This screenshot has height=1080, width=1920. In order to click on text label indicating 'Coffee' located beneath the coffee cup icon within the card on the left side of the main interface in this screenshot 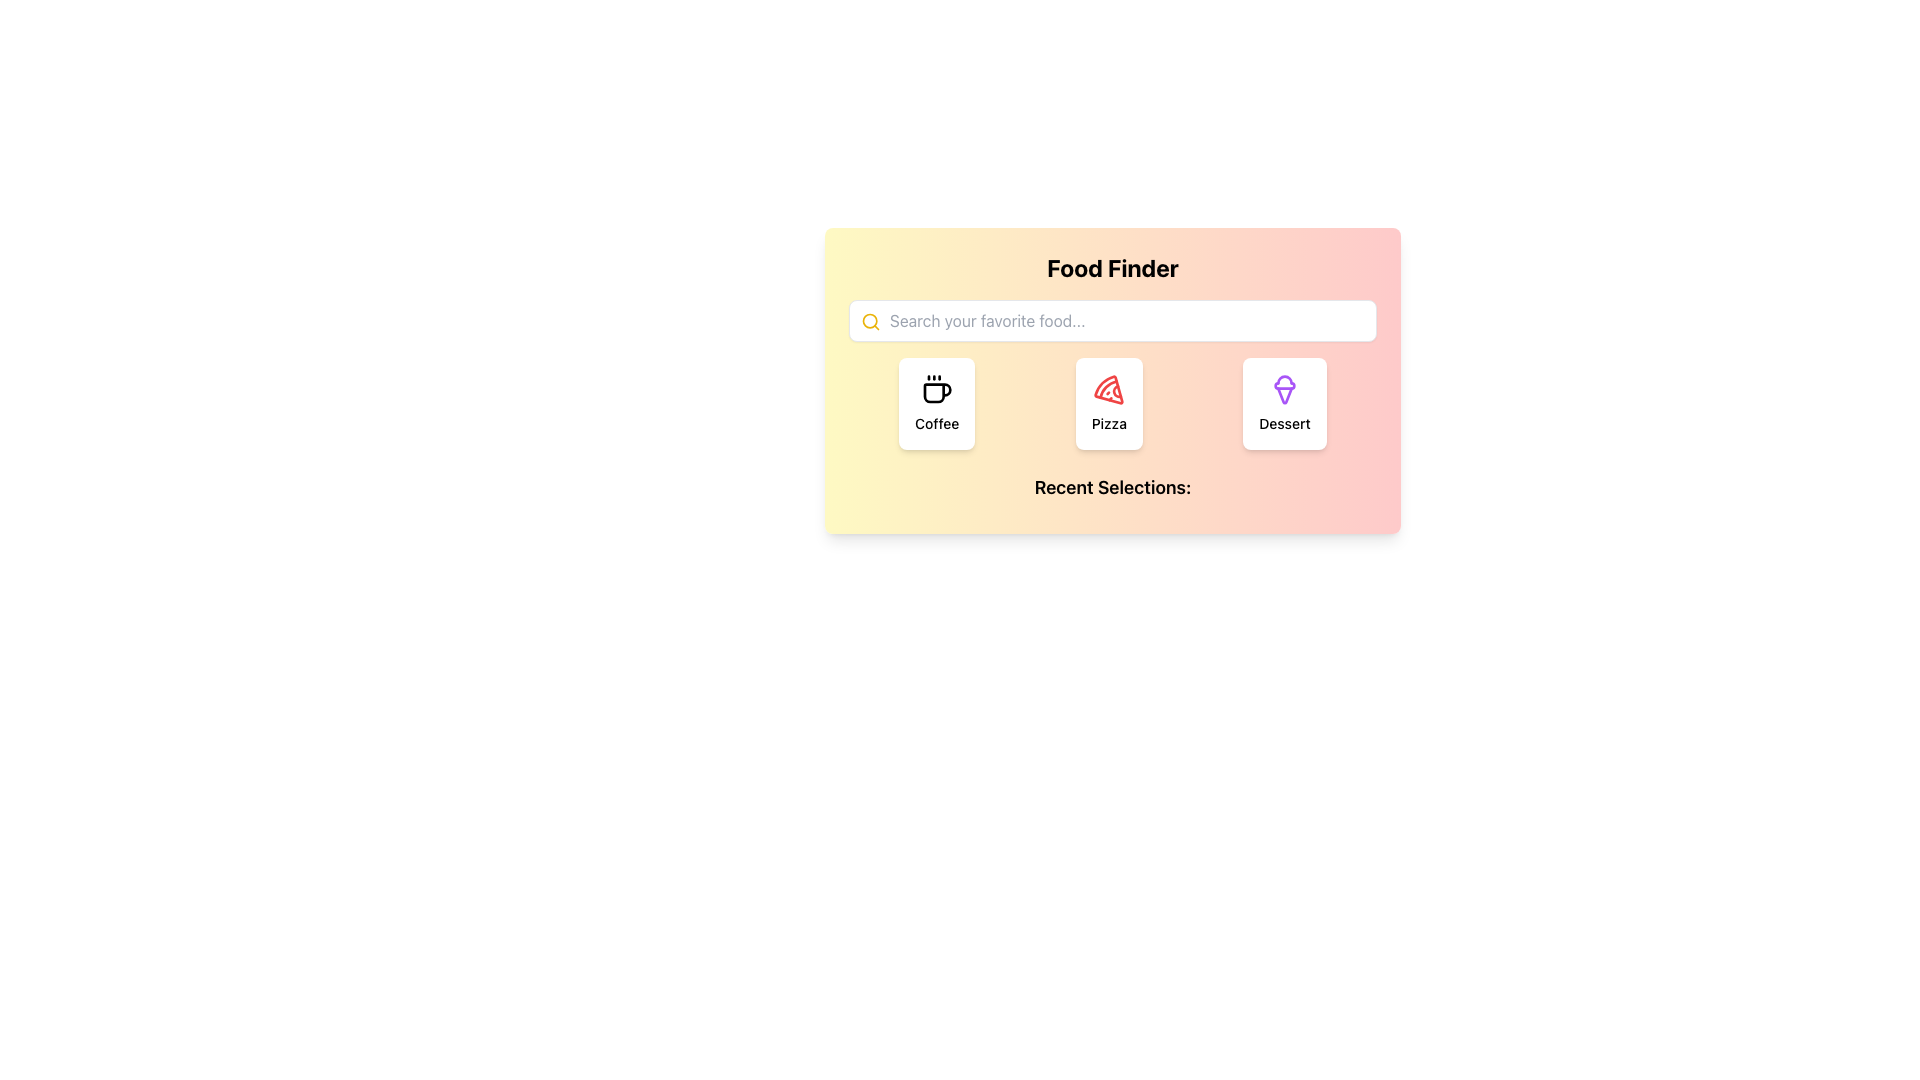, I will do `click(936, 423)`.